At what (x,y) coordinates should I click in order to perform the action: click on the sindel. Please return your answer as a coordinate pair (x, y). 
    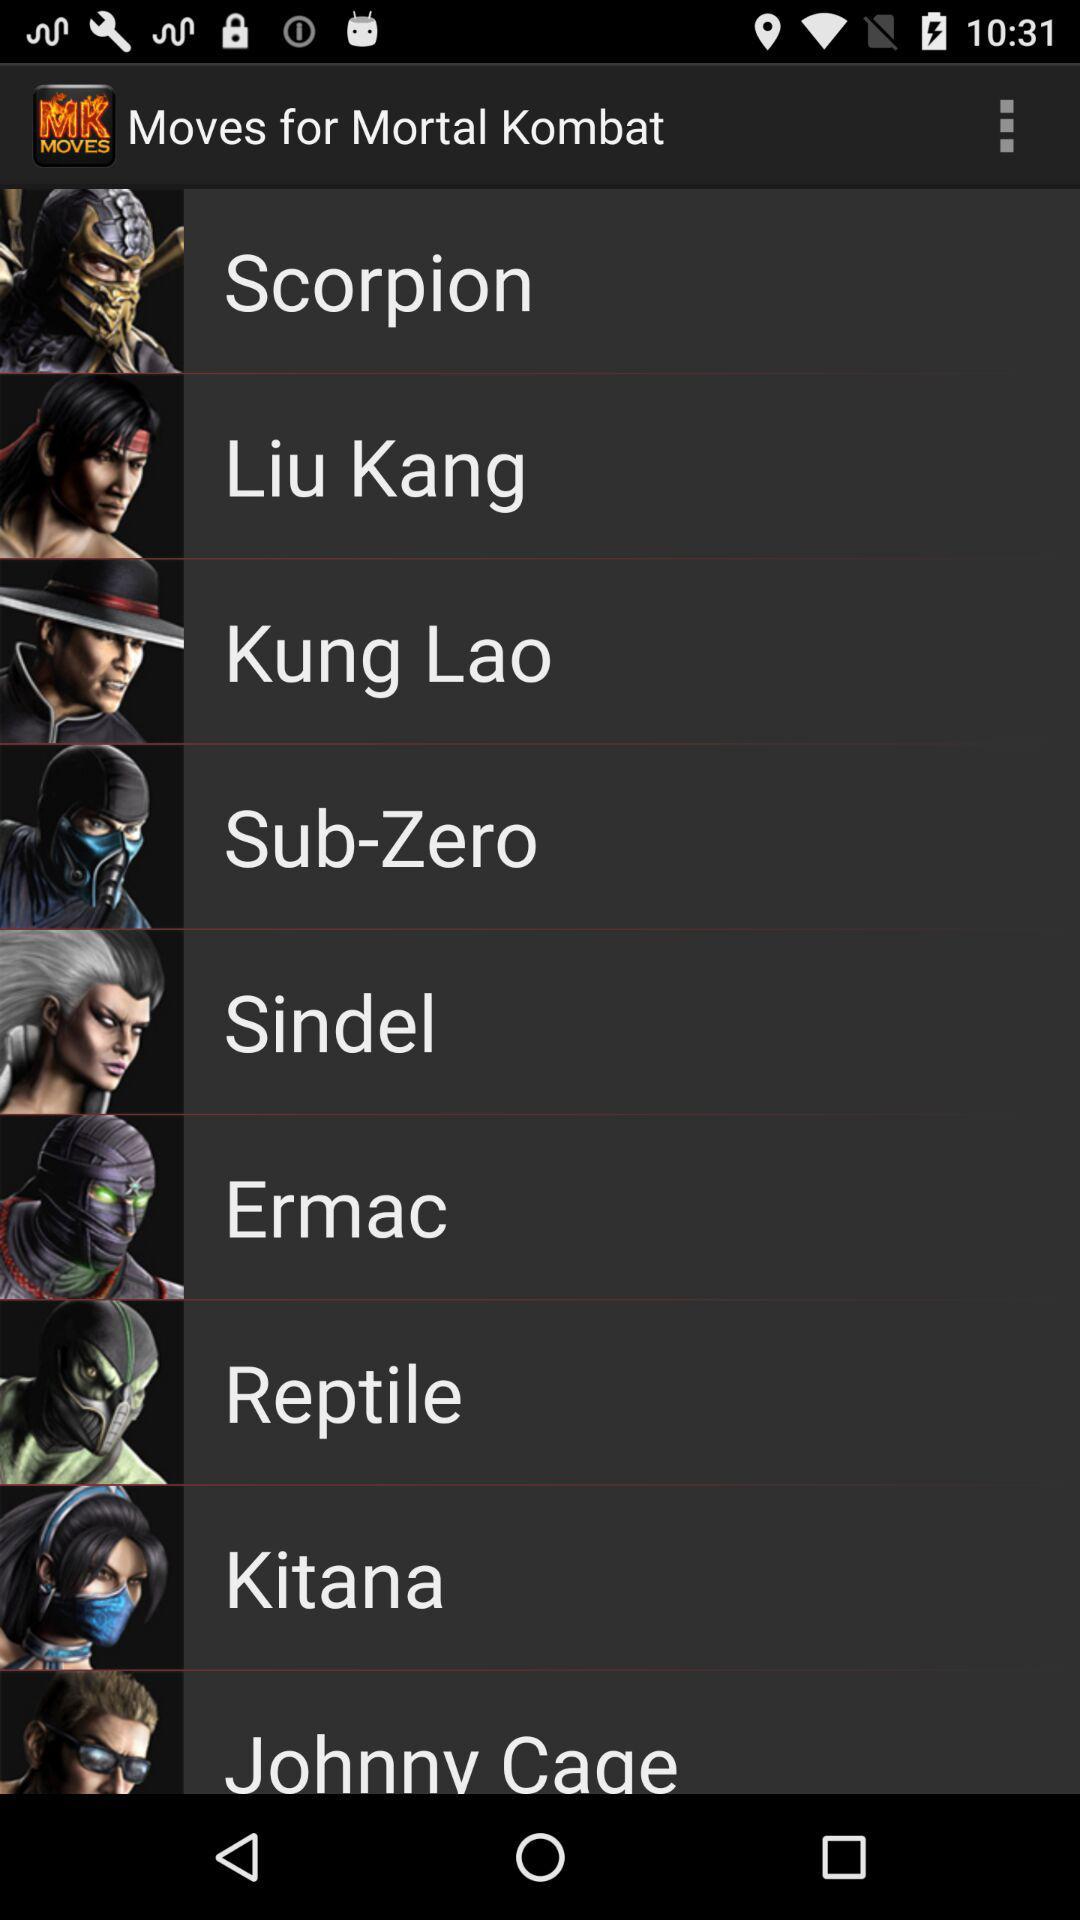
    Looking at the image, I should click on (329, 1021).